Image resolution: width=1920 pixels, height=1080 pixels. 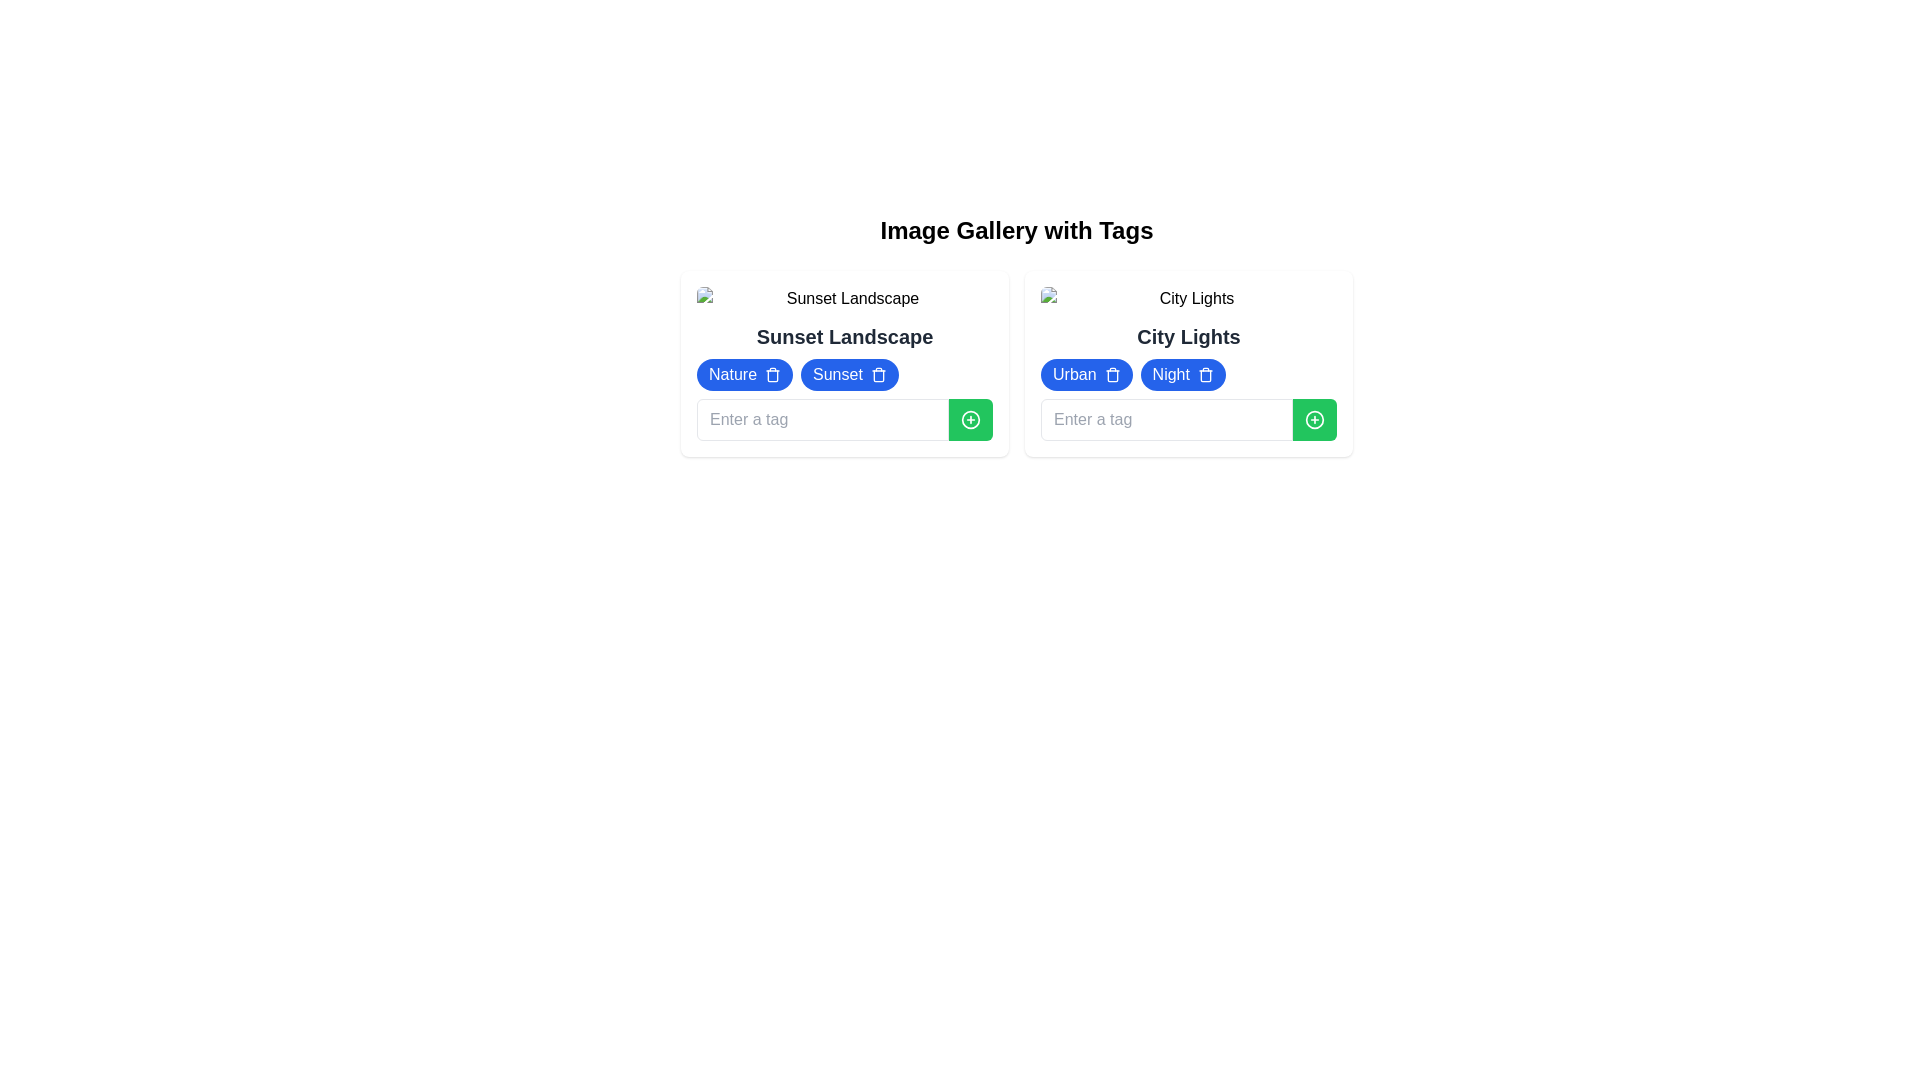 I want to click on the Trash/Remove Action icon, which is the delete button for the 'Sunset' tag located in the 'Sunset Landscape' group, specifically the second tag from the left, so click(x=878, y=374).